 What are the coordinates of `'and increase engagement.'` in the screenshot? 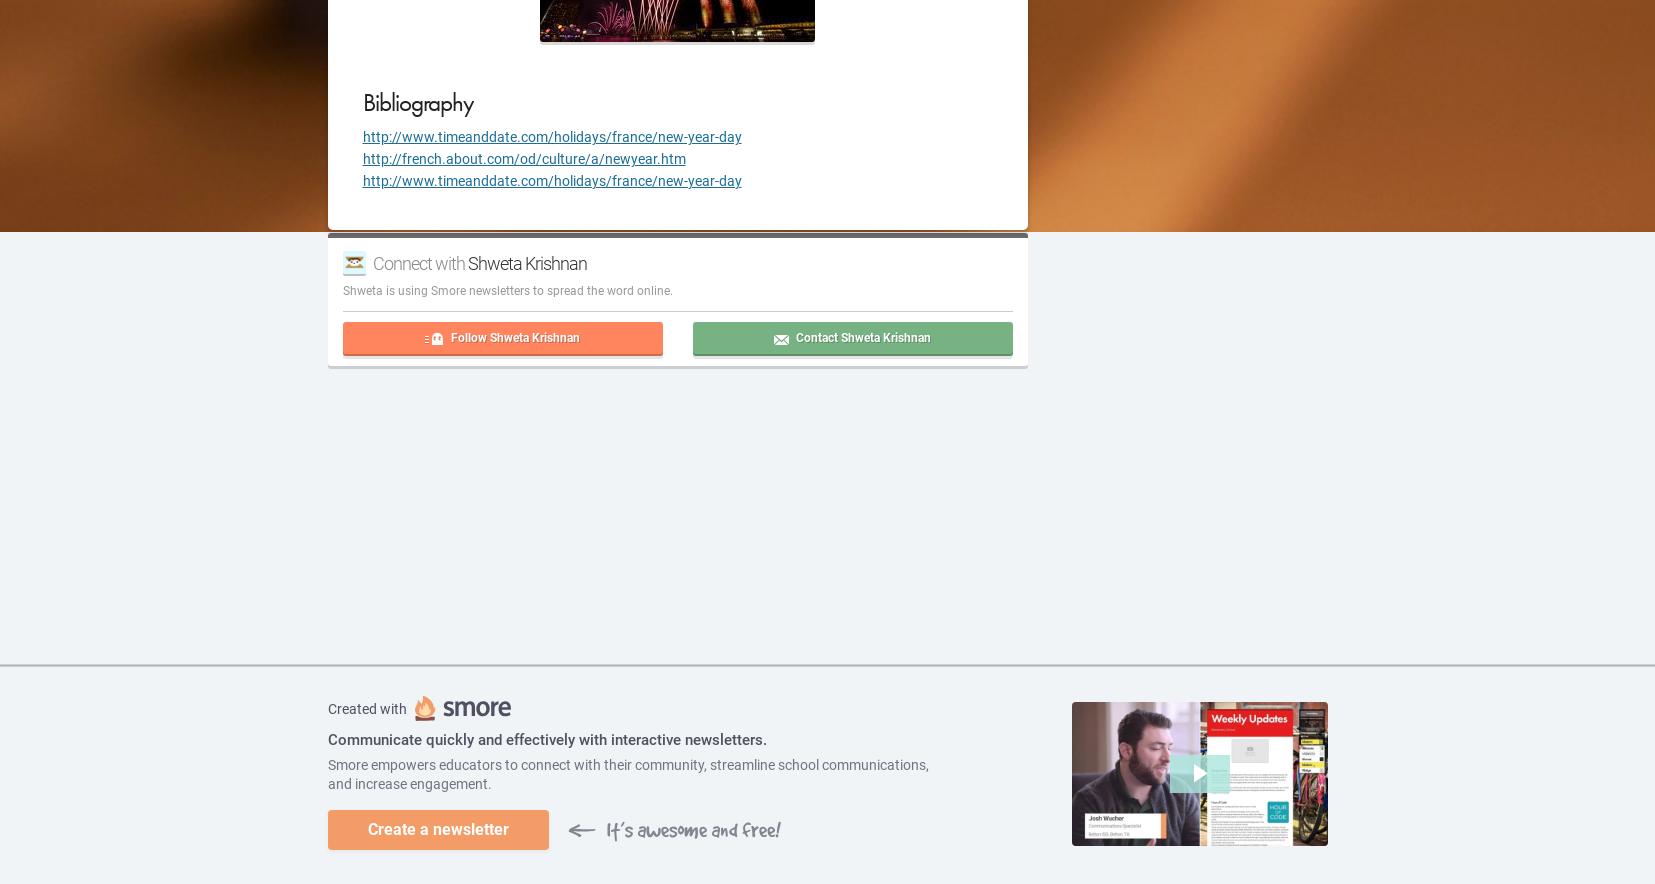 It's located at (408, 781).